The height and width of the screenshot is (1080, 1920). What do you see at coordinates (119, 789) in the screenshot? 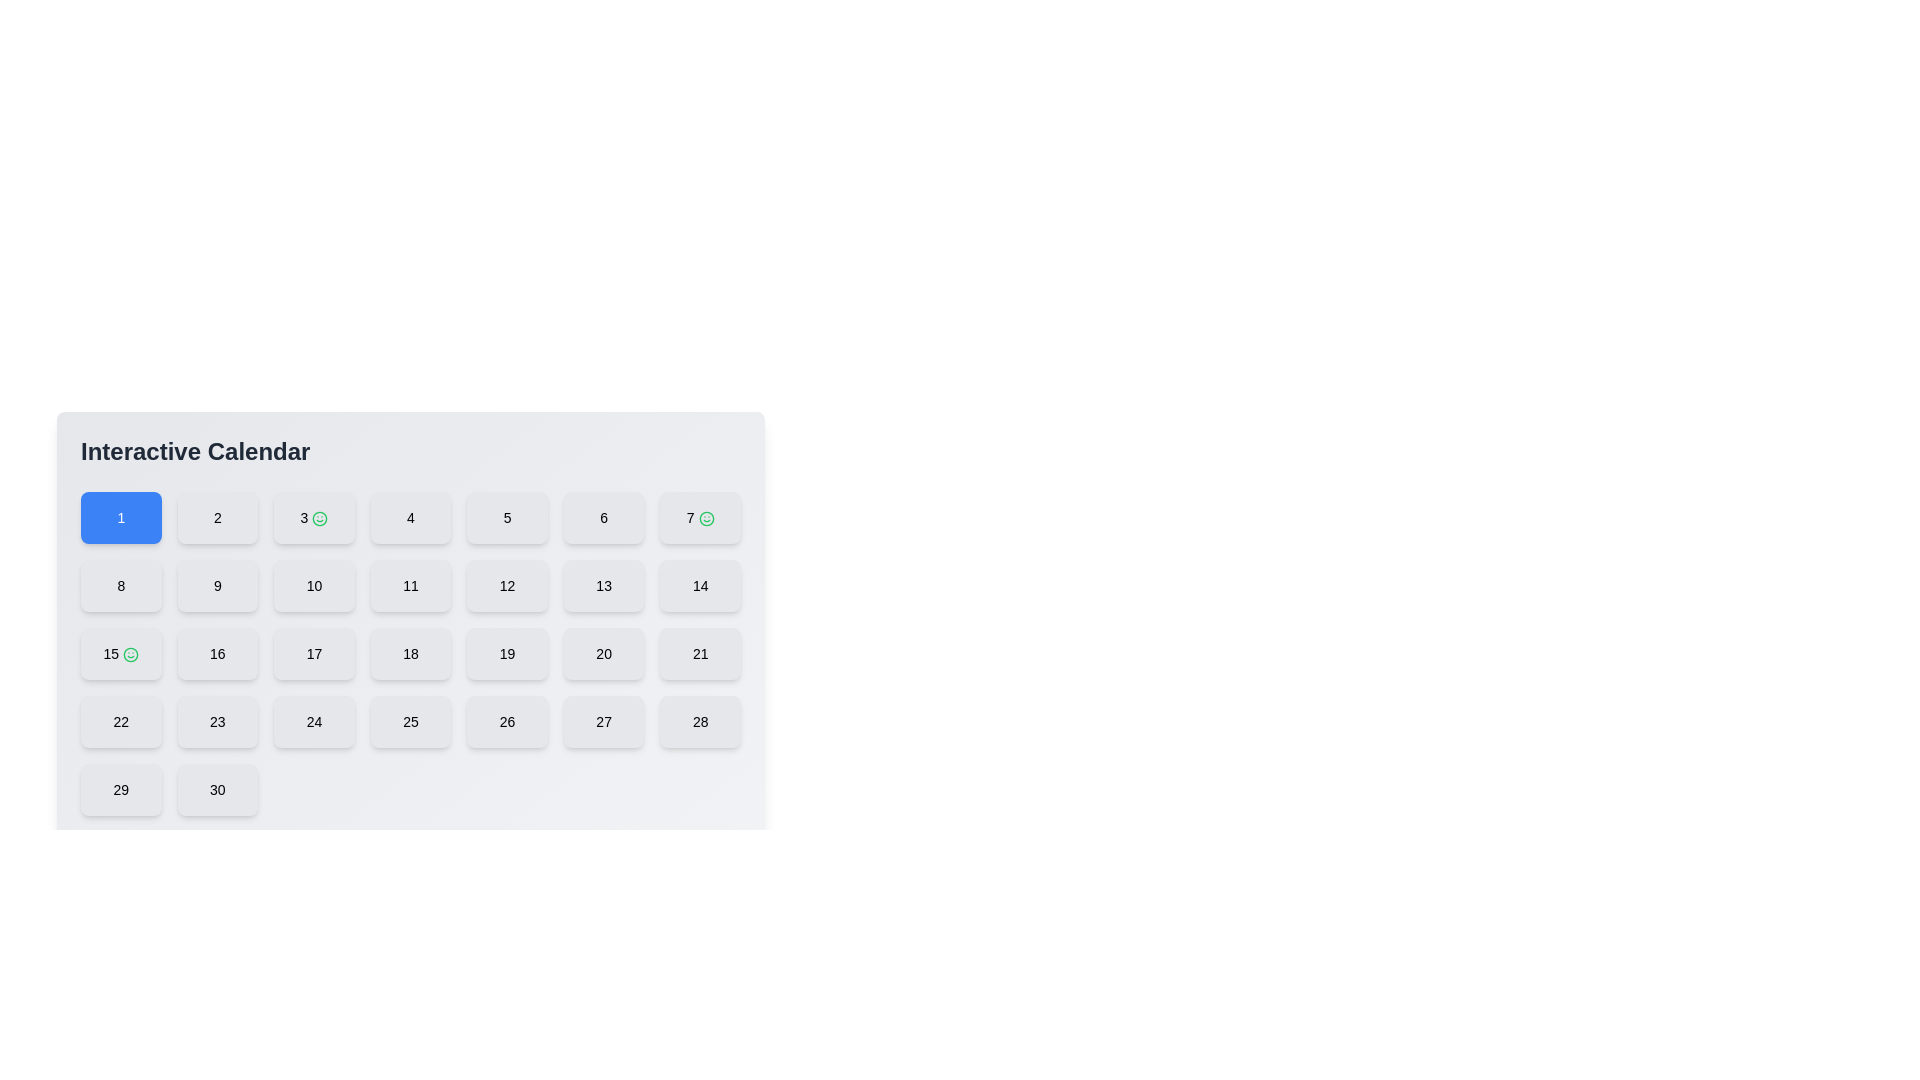
I see `the rounded rectangular button labeled '29' with a light grey background located in the last row, first column of the grid under 'Interactive Calendar'` at bounding box center [119, 789].